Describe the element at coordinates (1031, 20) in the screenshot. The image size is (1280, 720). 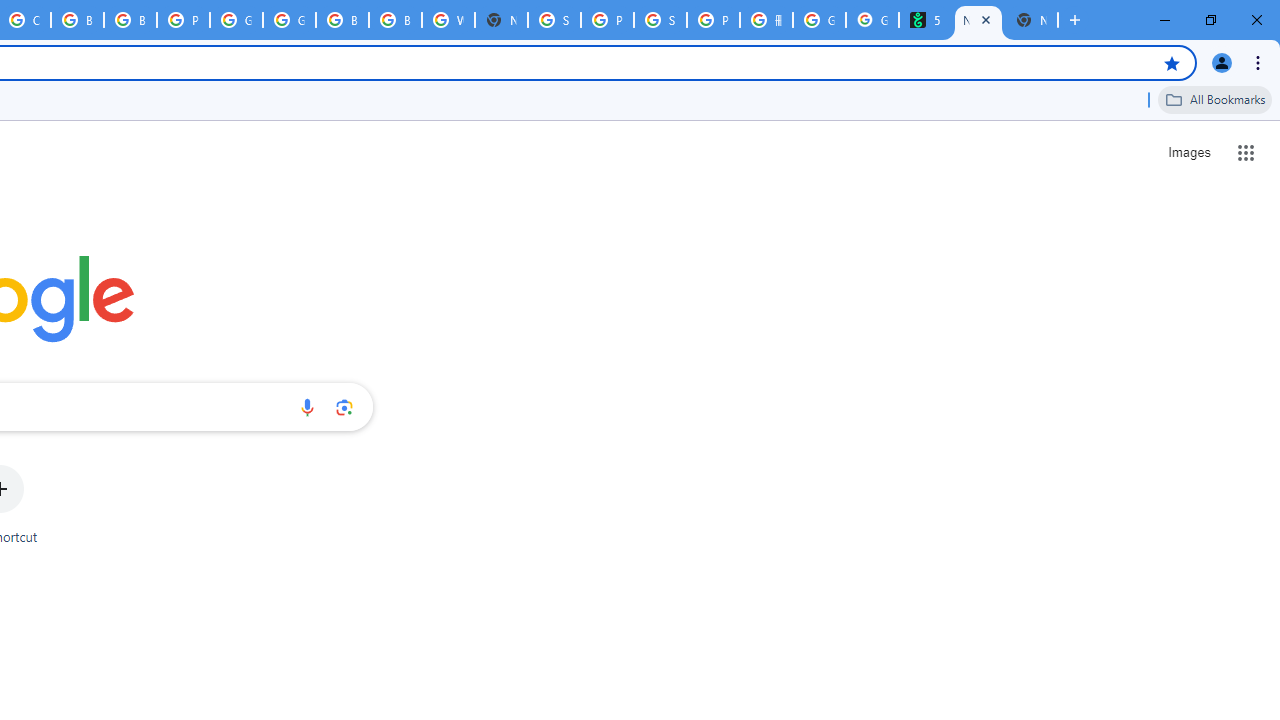
I see `'New Tab'` at that location.